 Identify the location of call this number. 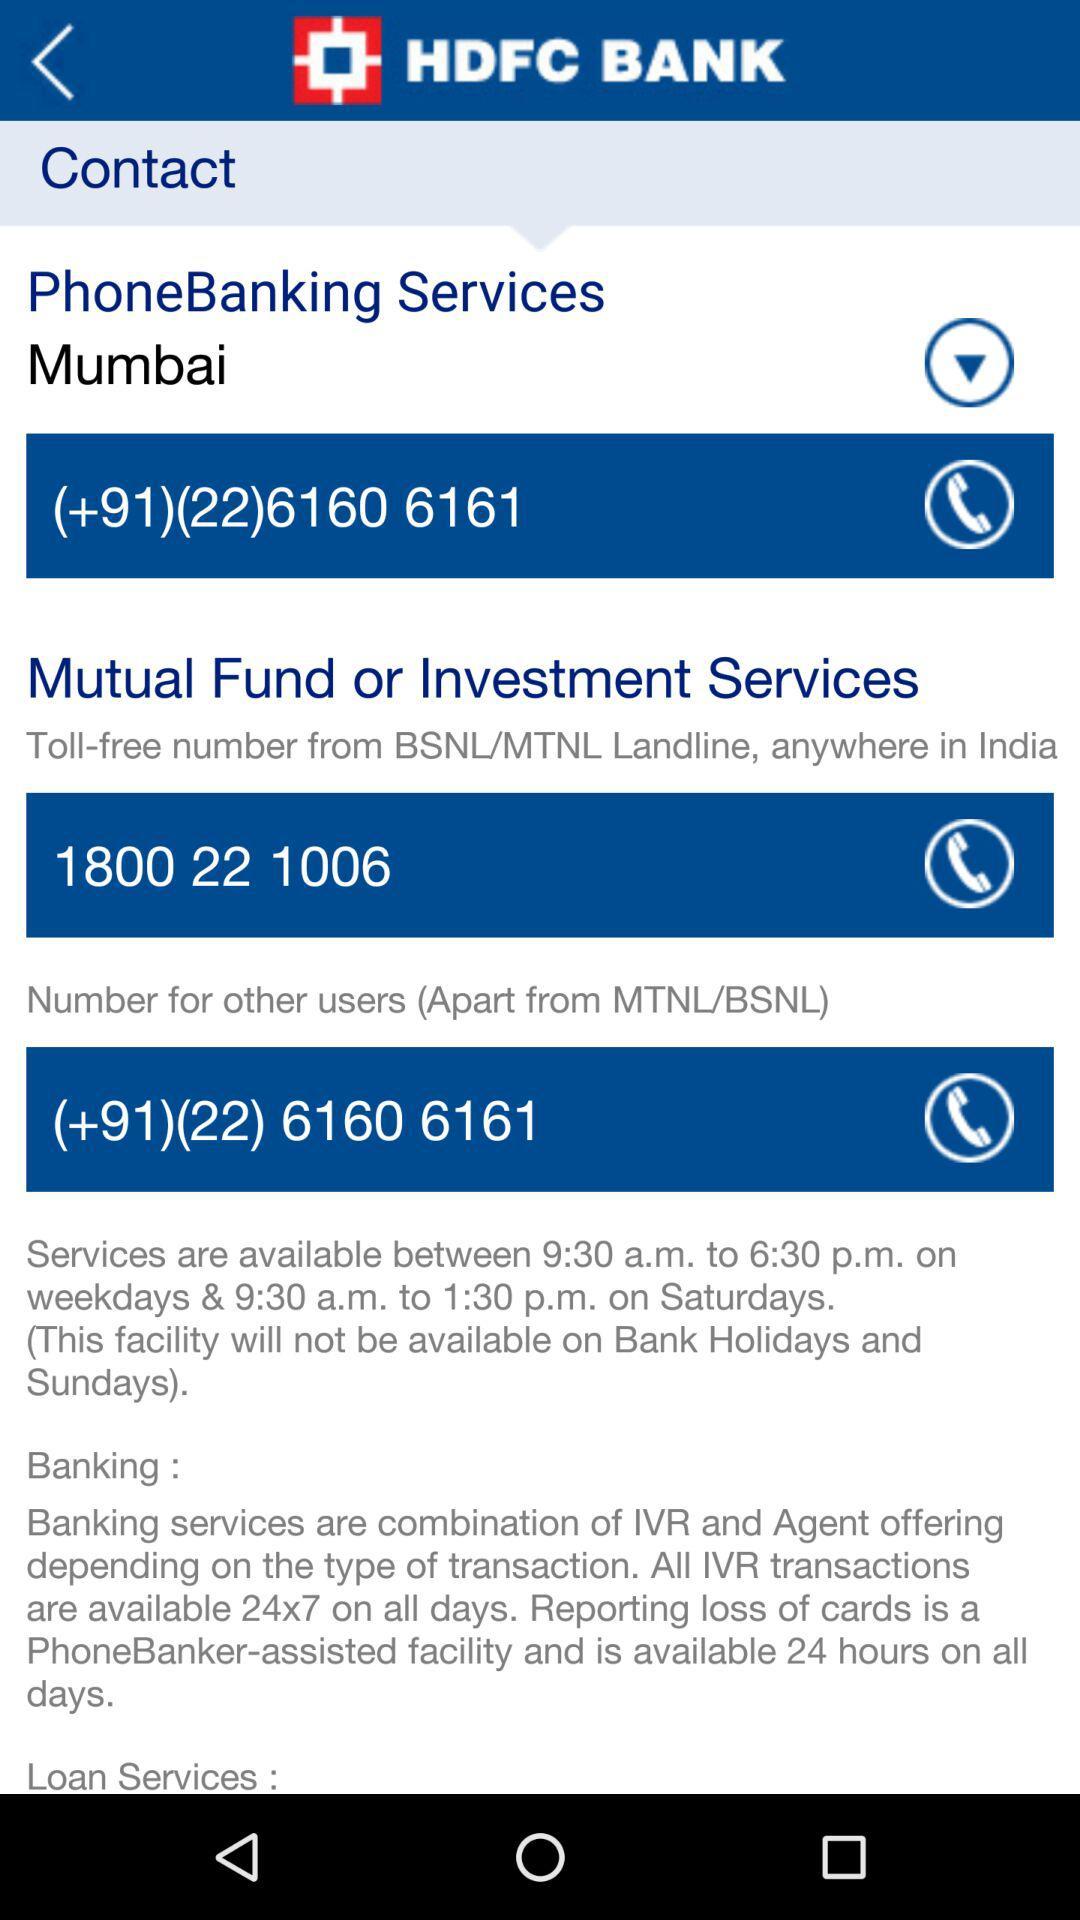
(540, 865).